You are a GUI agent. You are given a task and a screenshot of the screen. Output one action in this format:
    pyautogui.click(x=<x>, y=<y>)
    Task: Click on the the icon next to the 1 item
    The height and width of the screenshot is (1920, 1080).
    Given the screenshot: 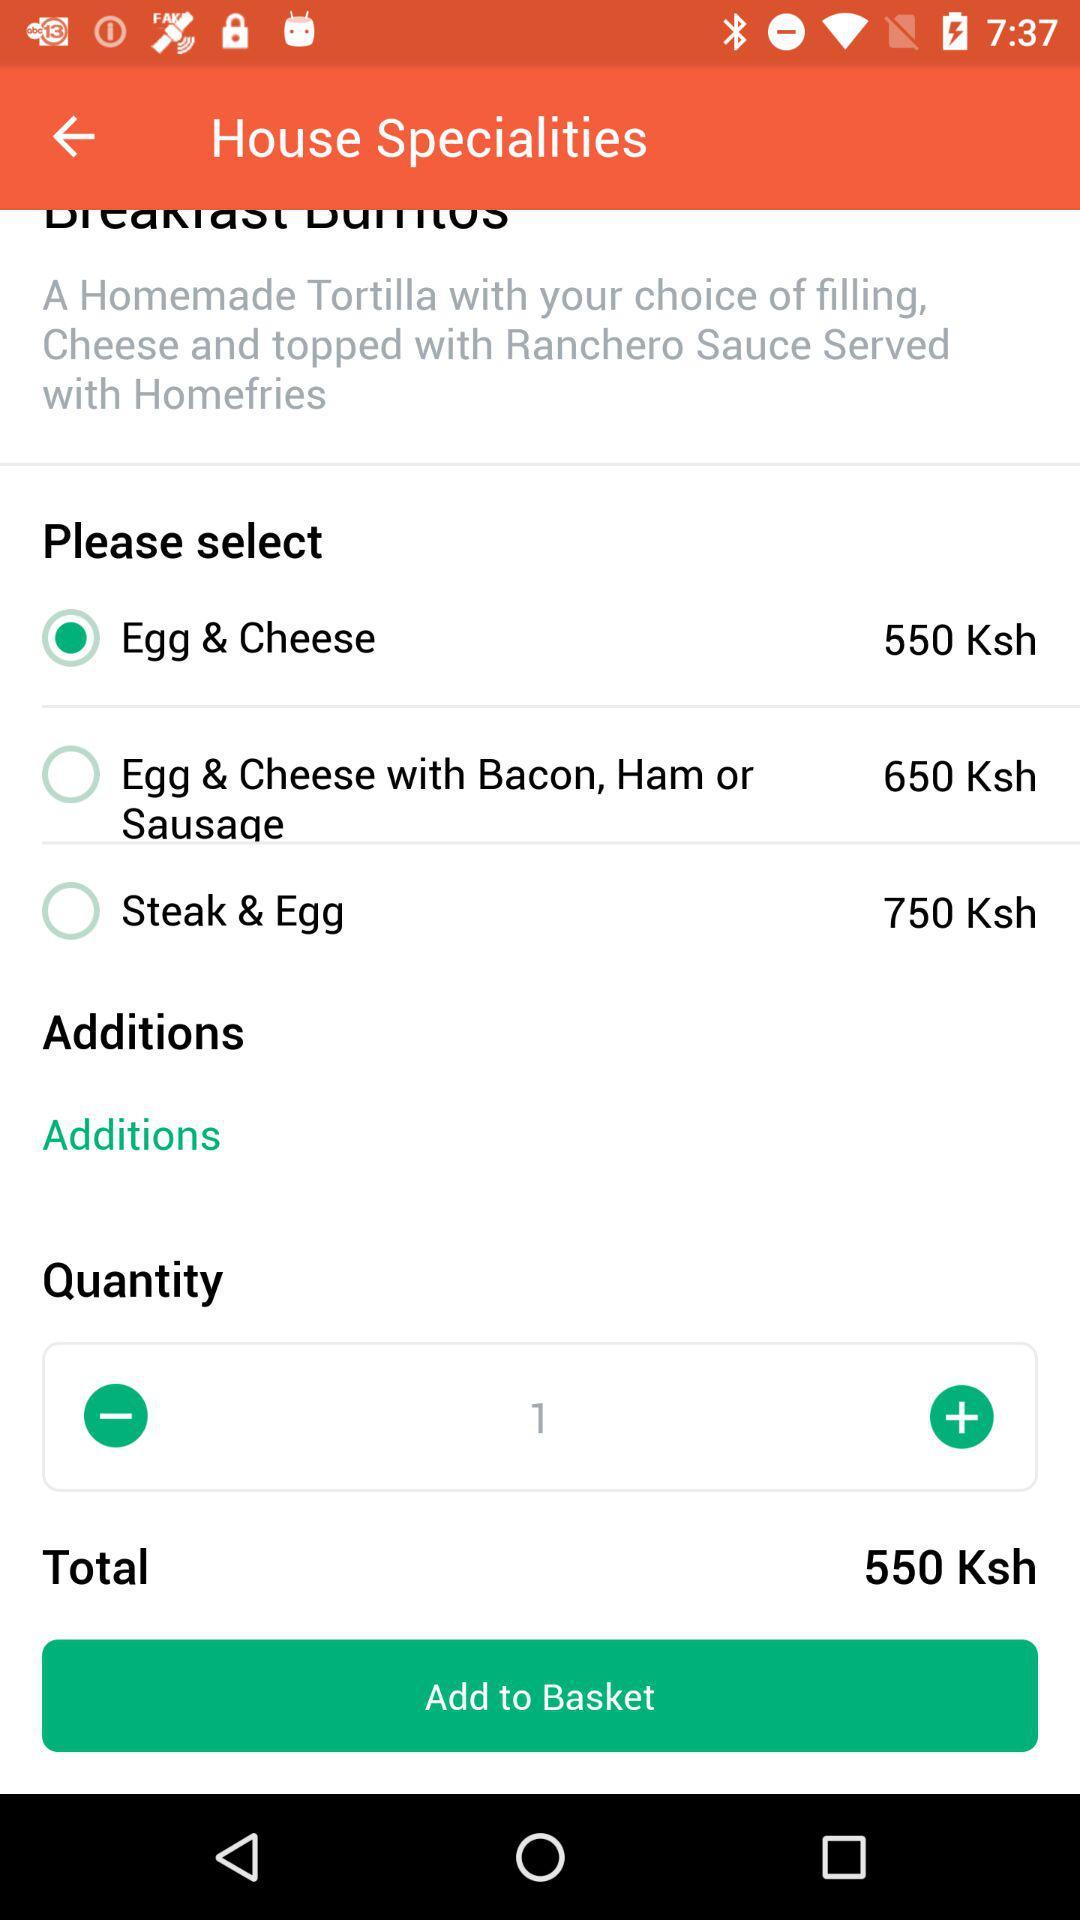 What is the action you would take?
    pyautogui.click(x=116, y=1415)
    